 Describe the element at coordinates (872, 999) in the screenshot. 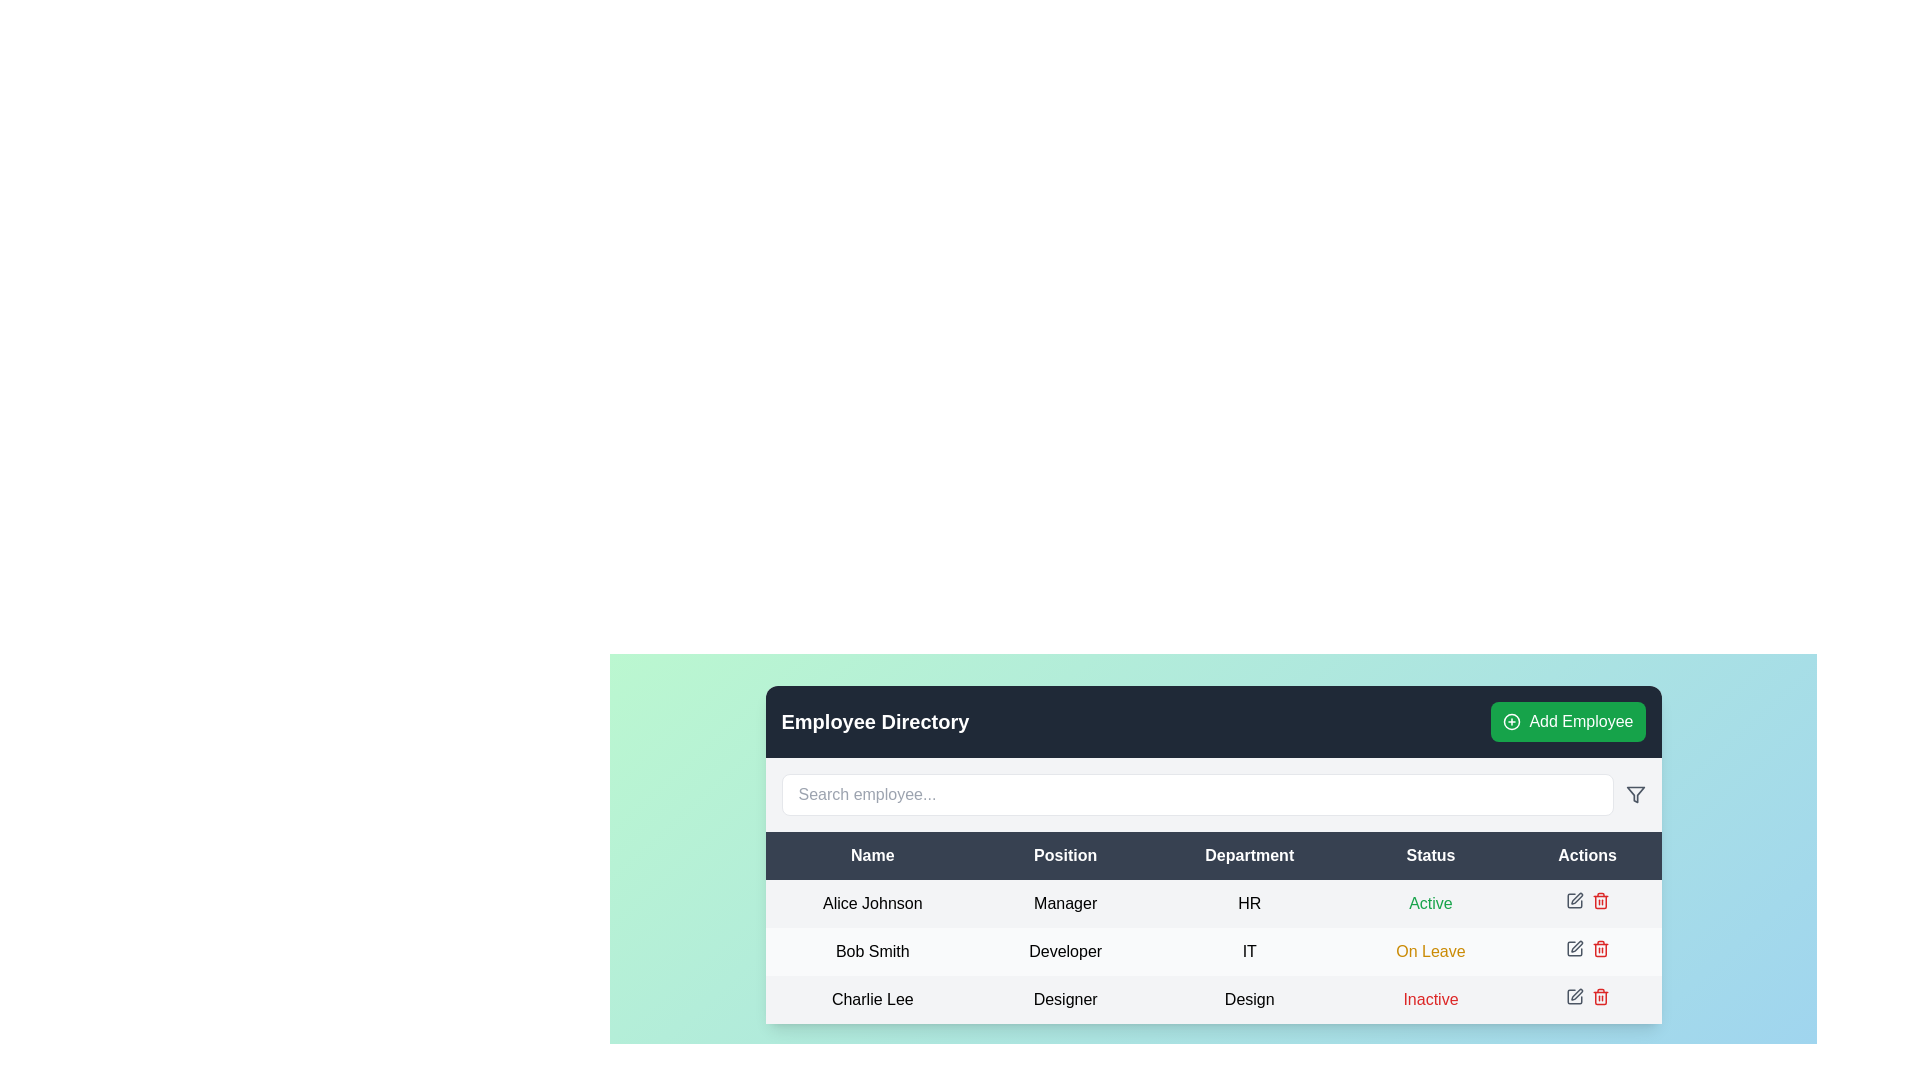

I see `text displayed in the text field for the employee name 'Charlie Lee', which is the first field in the last row of the table under the 'Name' column` at that location.